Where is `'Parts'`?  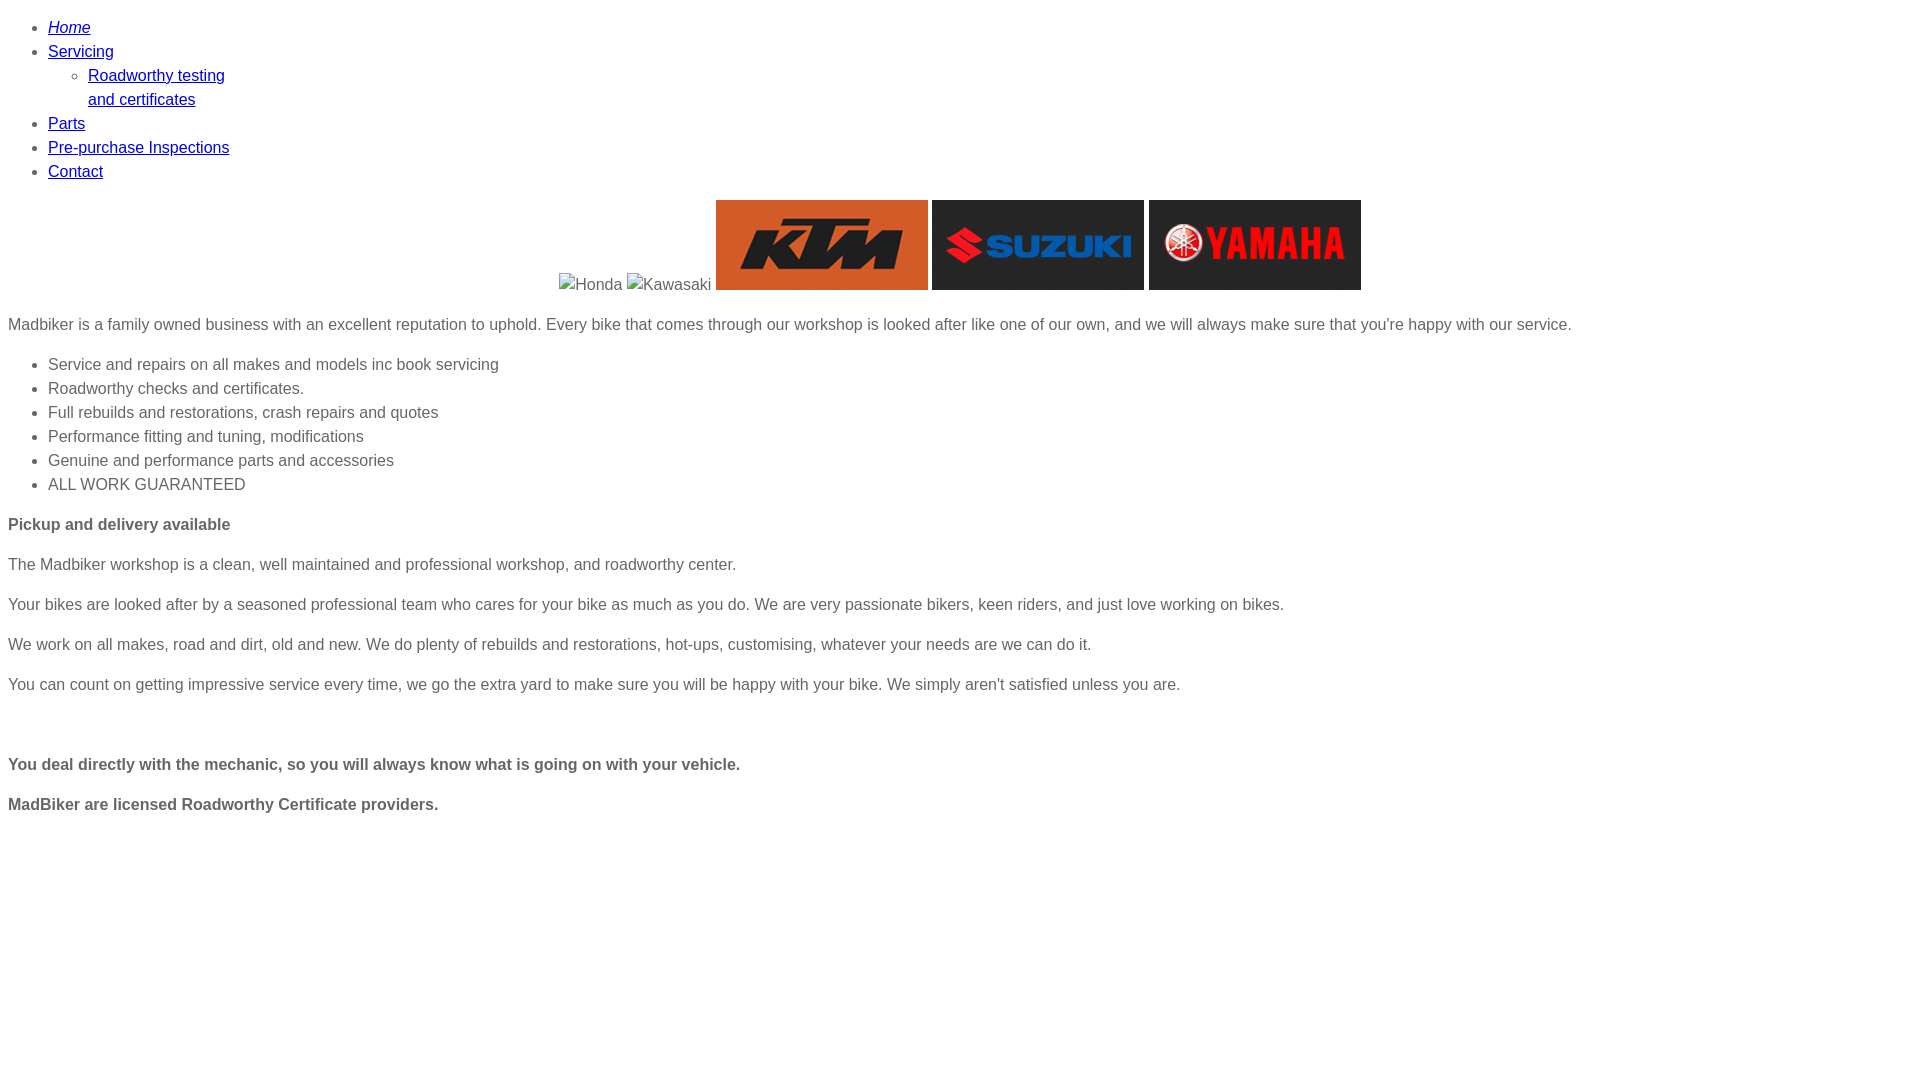 'Parts' is located at coordinates (48, 123).